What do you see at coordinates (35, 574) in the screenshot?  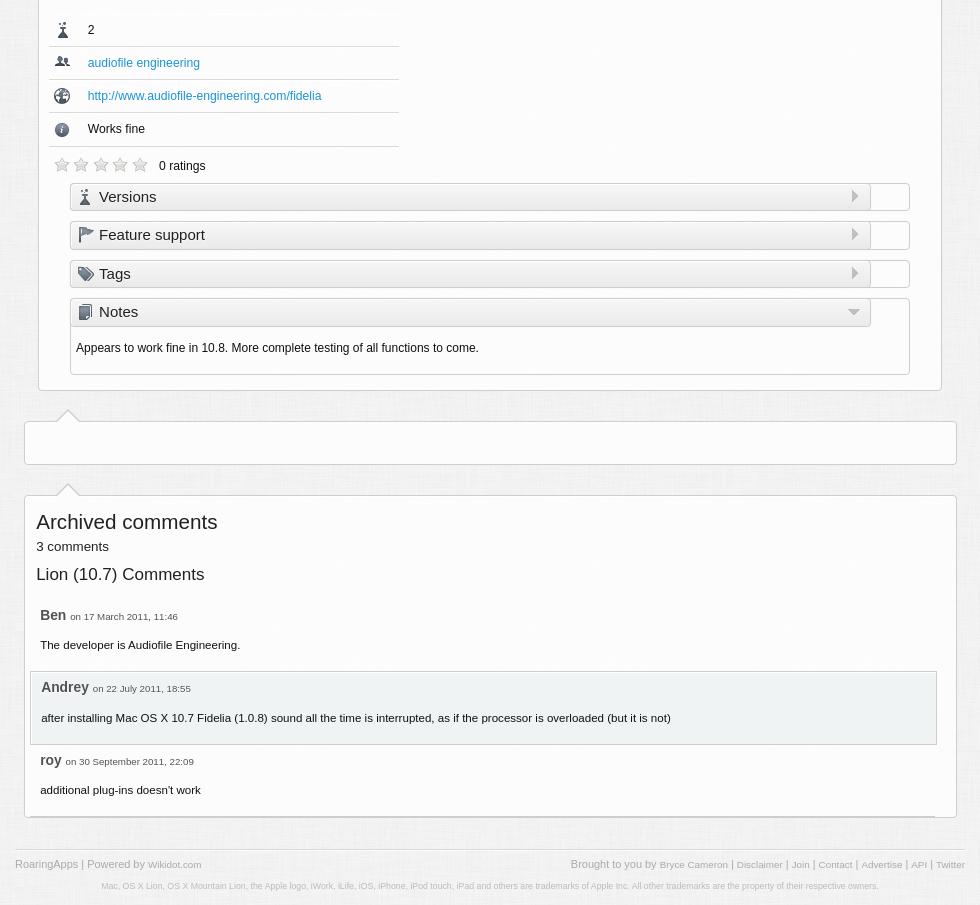 I see `'Lion (10.7) Comments'` at bounding box center [35, 574].